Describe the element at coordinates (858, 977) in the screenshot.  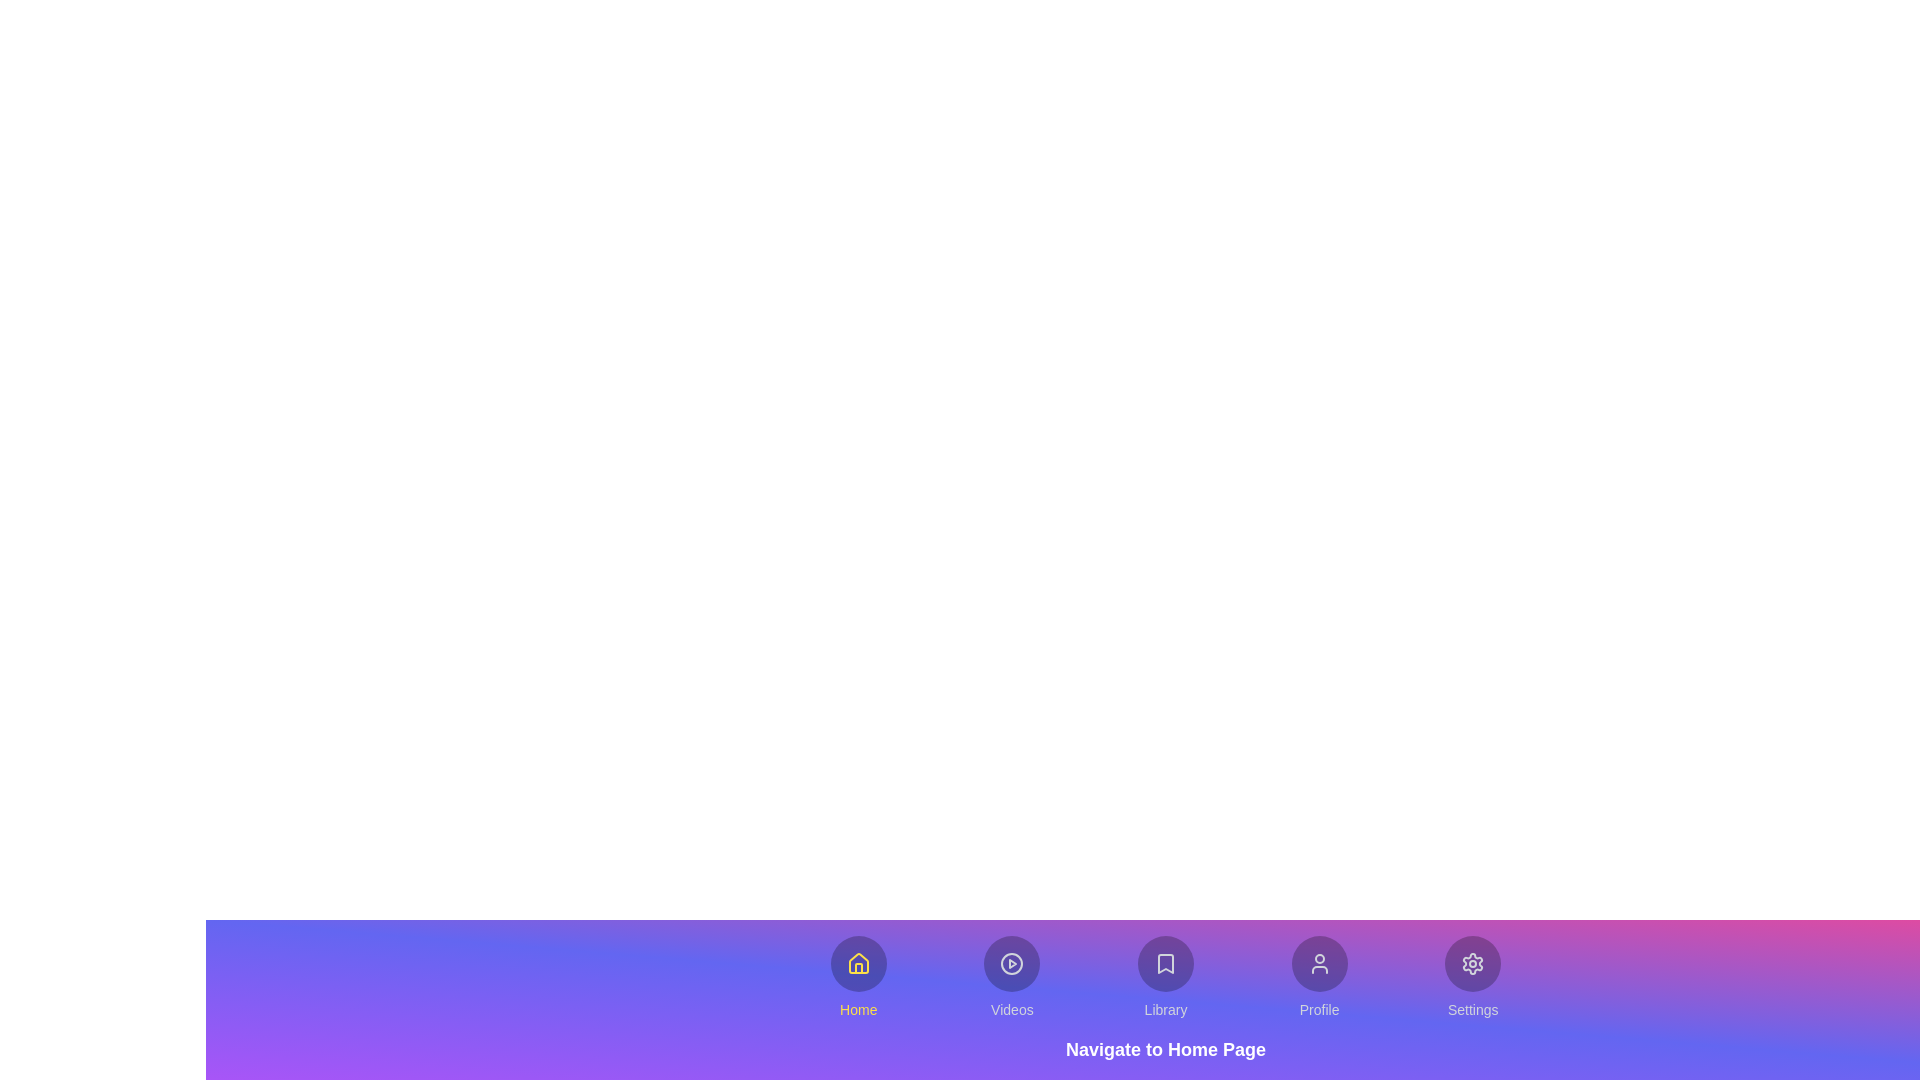
I see `the button labeled Home to explore its hover effects` at that location.